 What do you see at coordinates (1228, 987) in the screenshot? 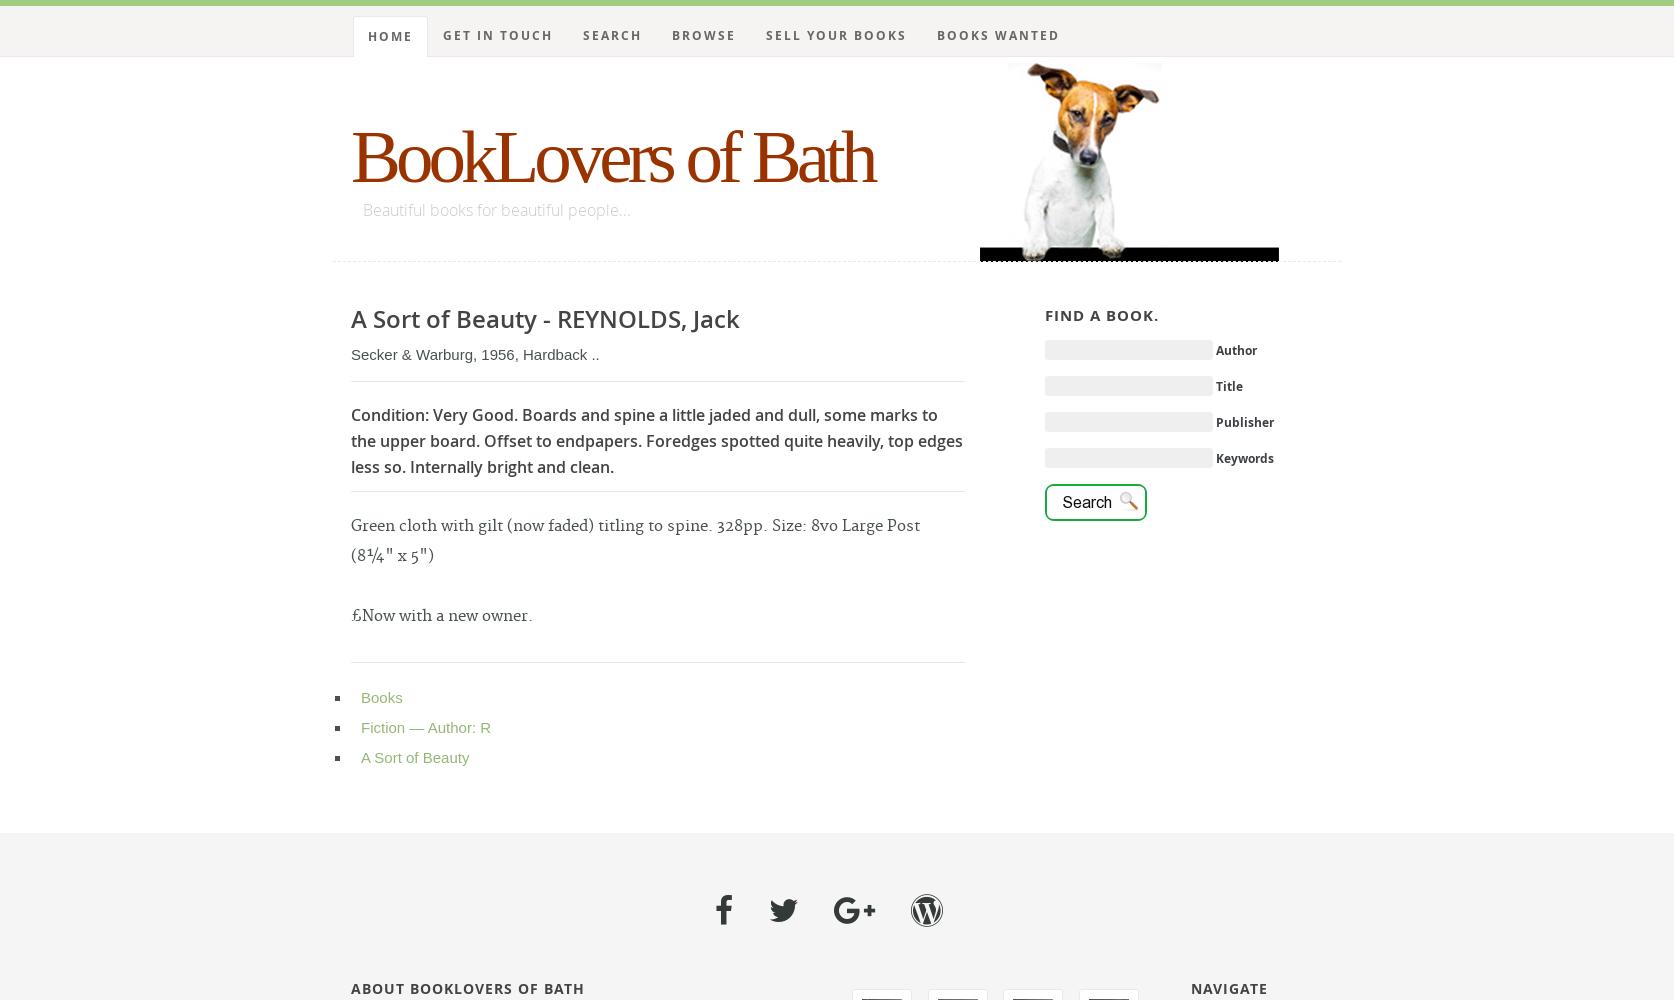
I see `'Navigate'` at bounding box center [1228, 987].